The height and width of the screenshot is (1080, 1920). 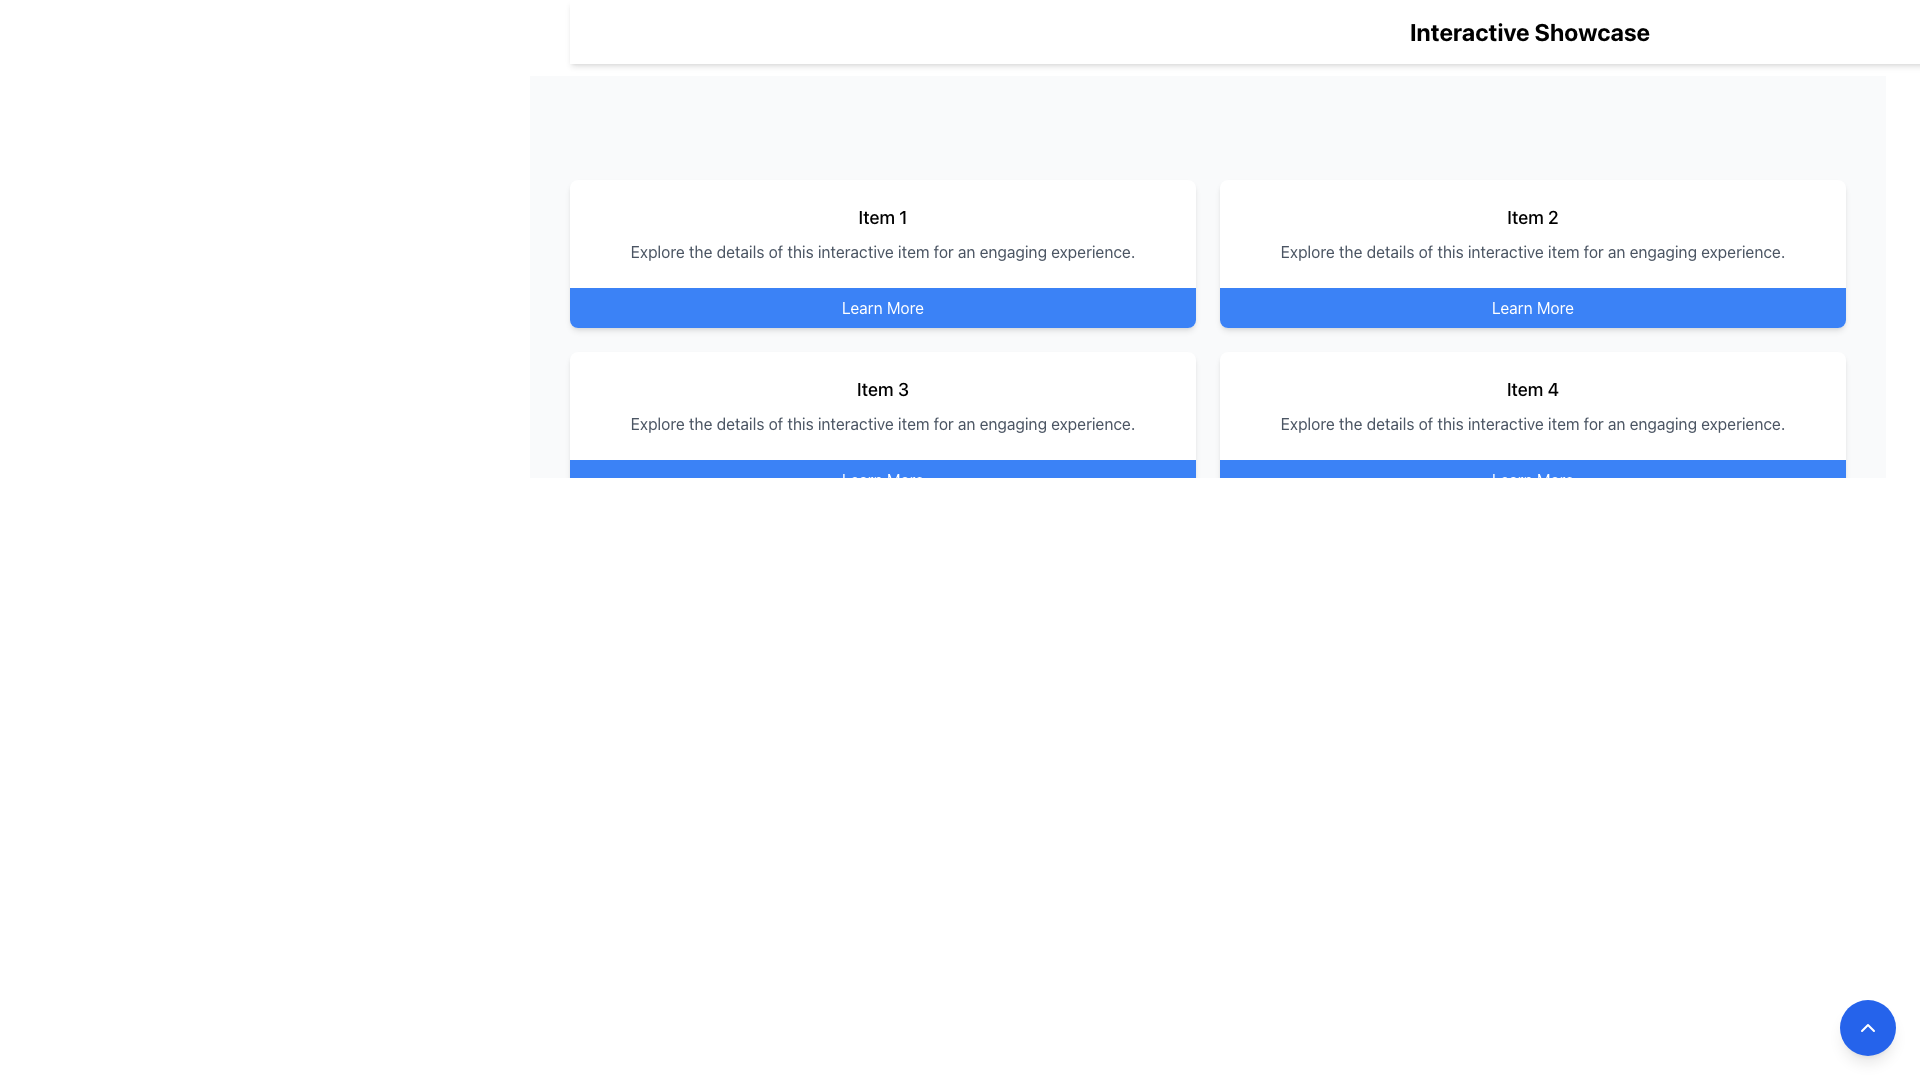 I want to click on the Informational Text Block located in the top-left quadrant of the grid, which is positioned above the 'Learn More' button and is the first box in a two-by-two grid system, so click(x=882, y=233).